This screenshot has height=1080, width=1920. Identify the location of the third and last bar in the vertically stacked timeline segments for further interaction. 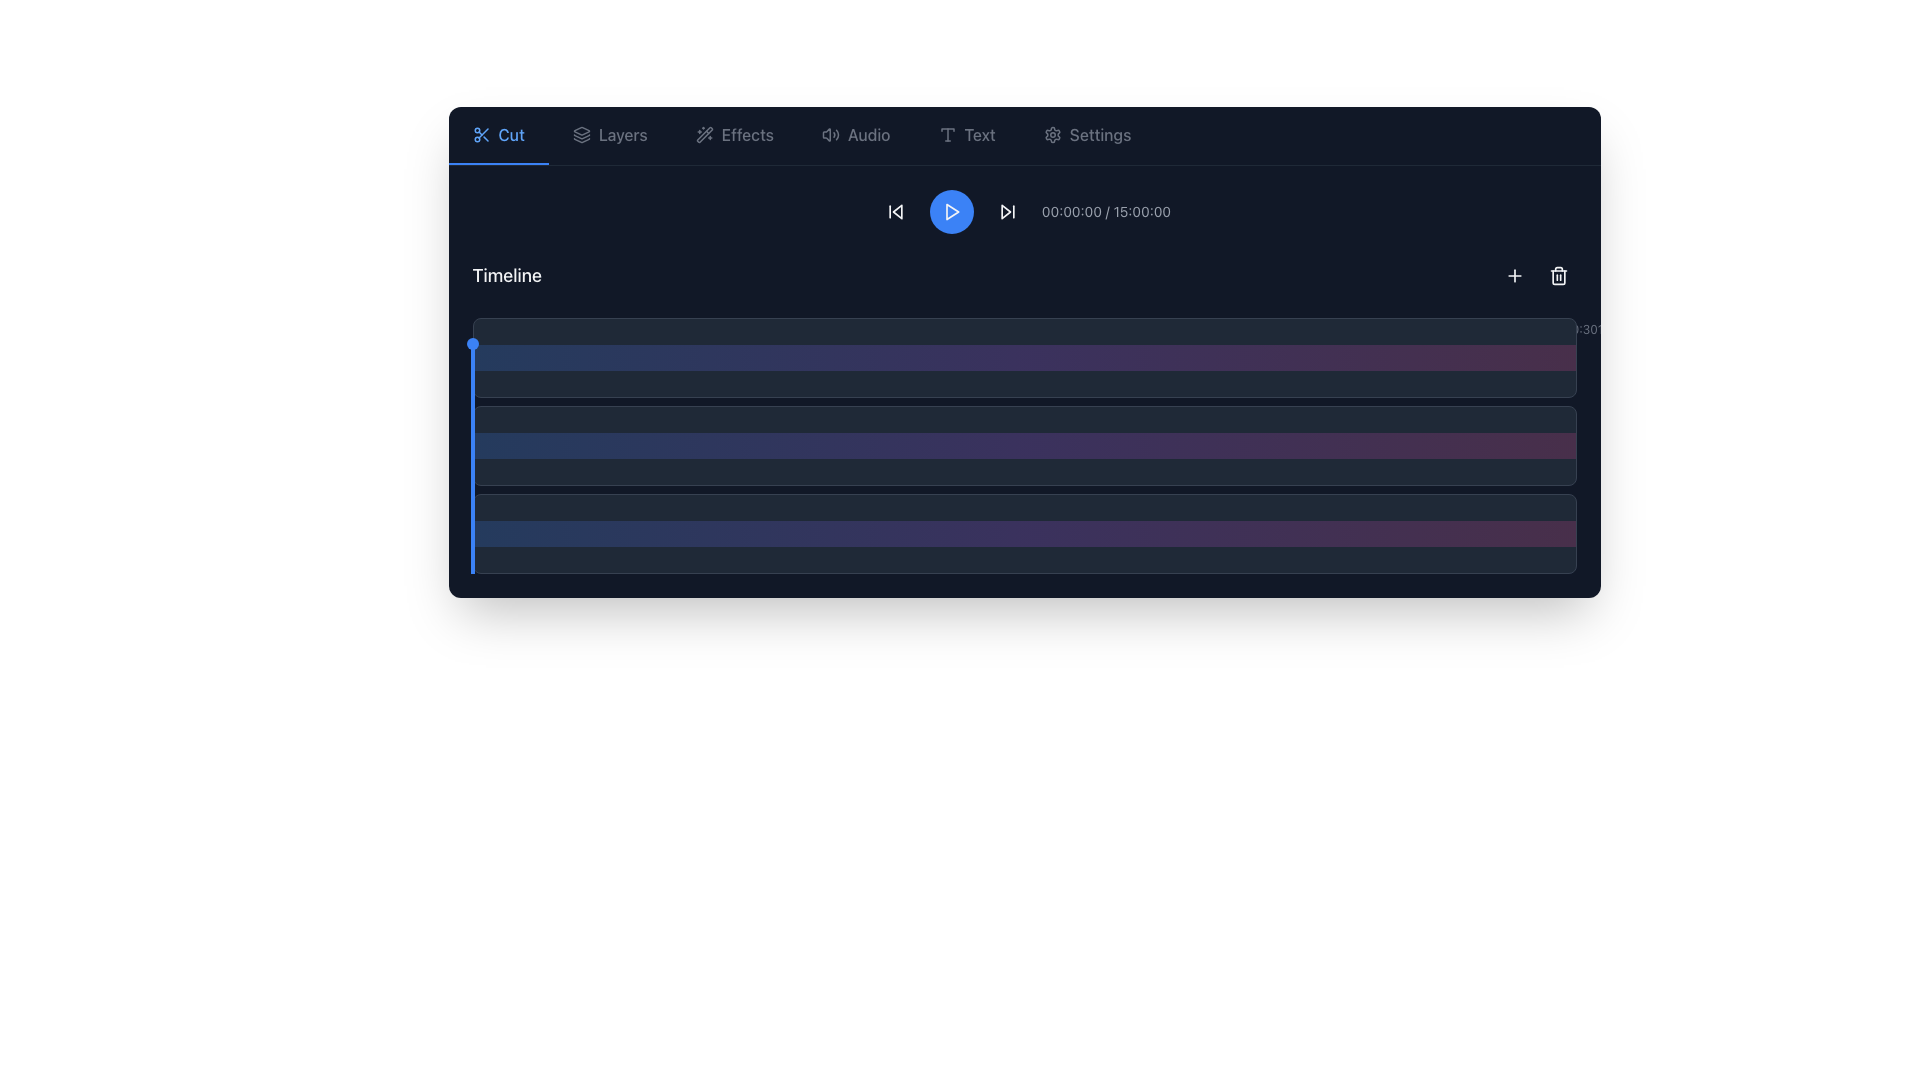
(1024, 532).